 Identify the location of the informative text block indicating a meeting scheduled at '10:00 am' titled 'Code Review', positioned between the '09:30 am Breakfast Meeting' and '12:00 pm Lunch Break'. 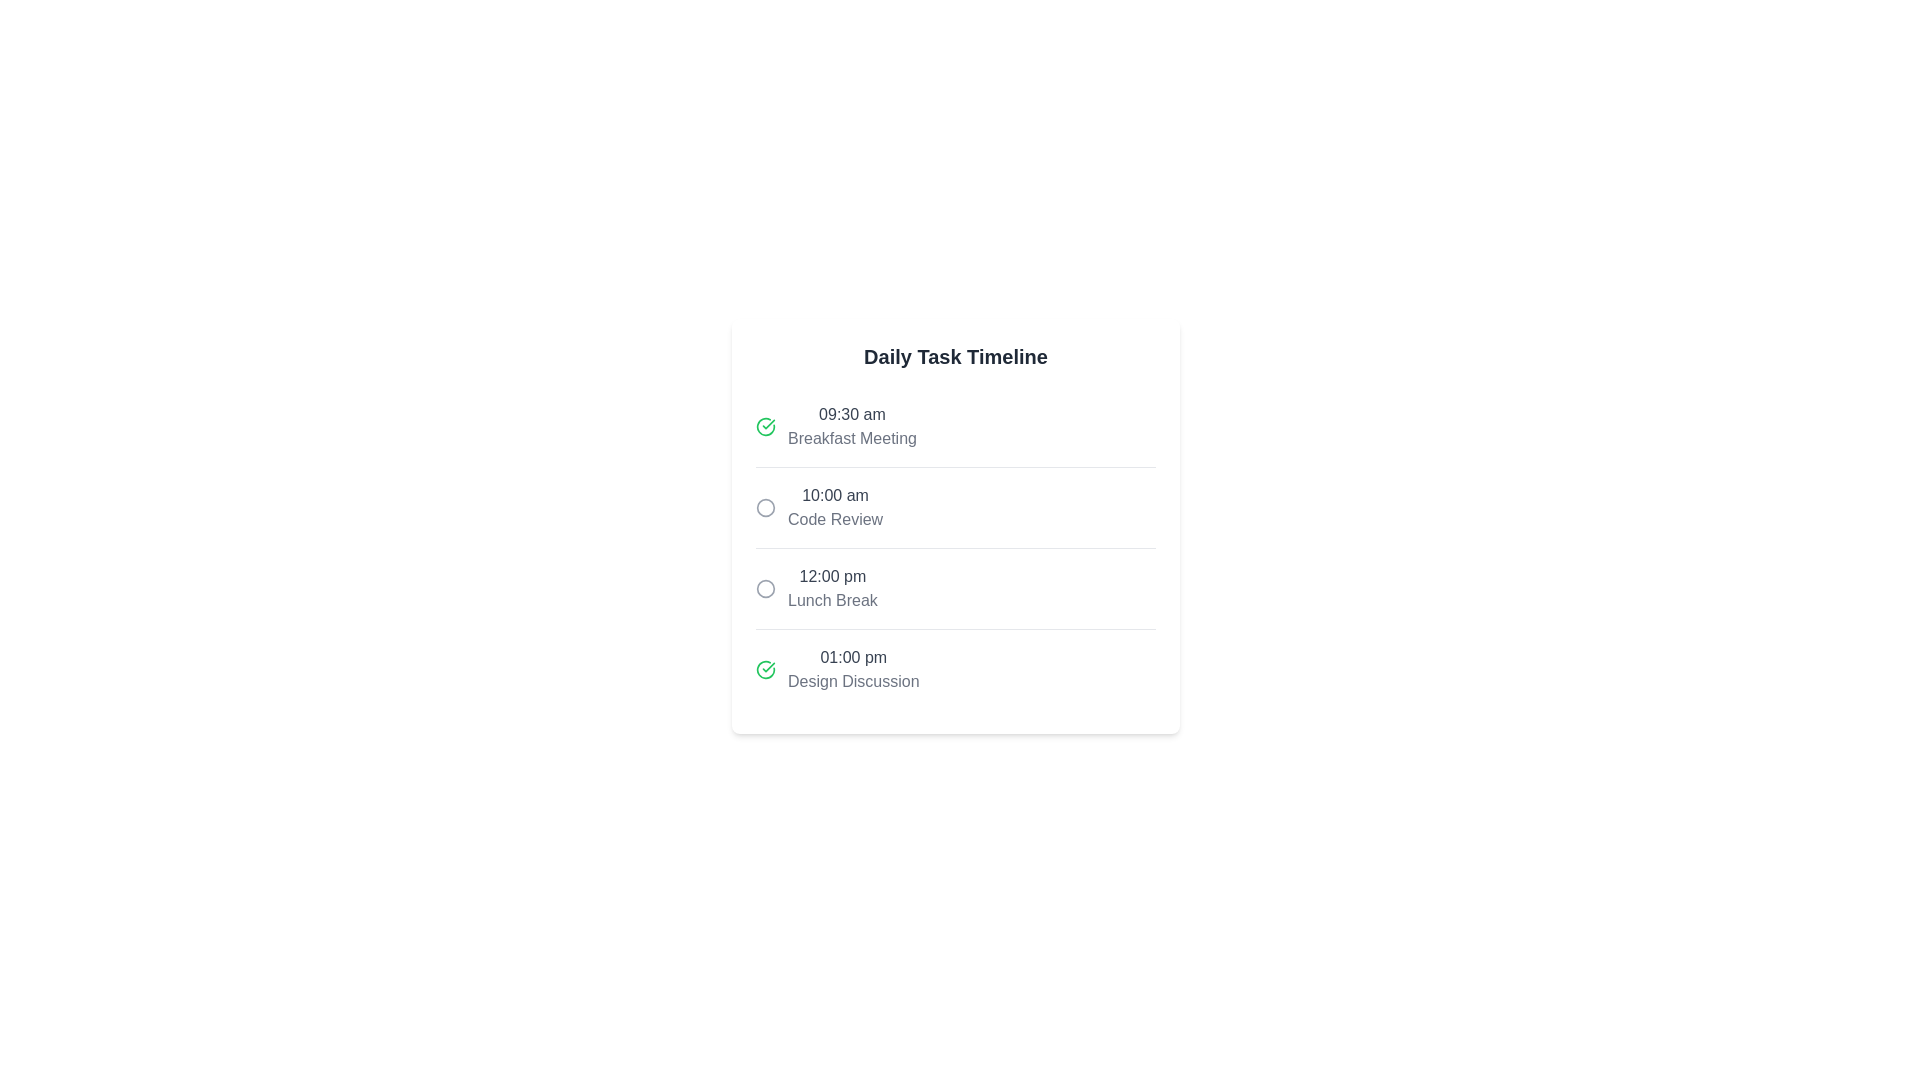
(835, 507).